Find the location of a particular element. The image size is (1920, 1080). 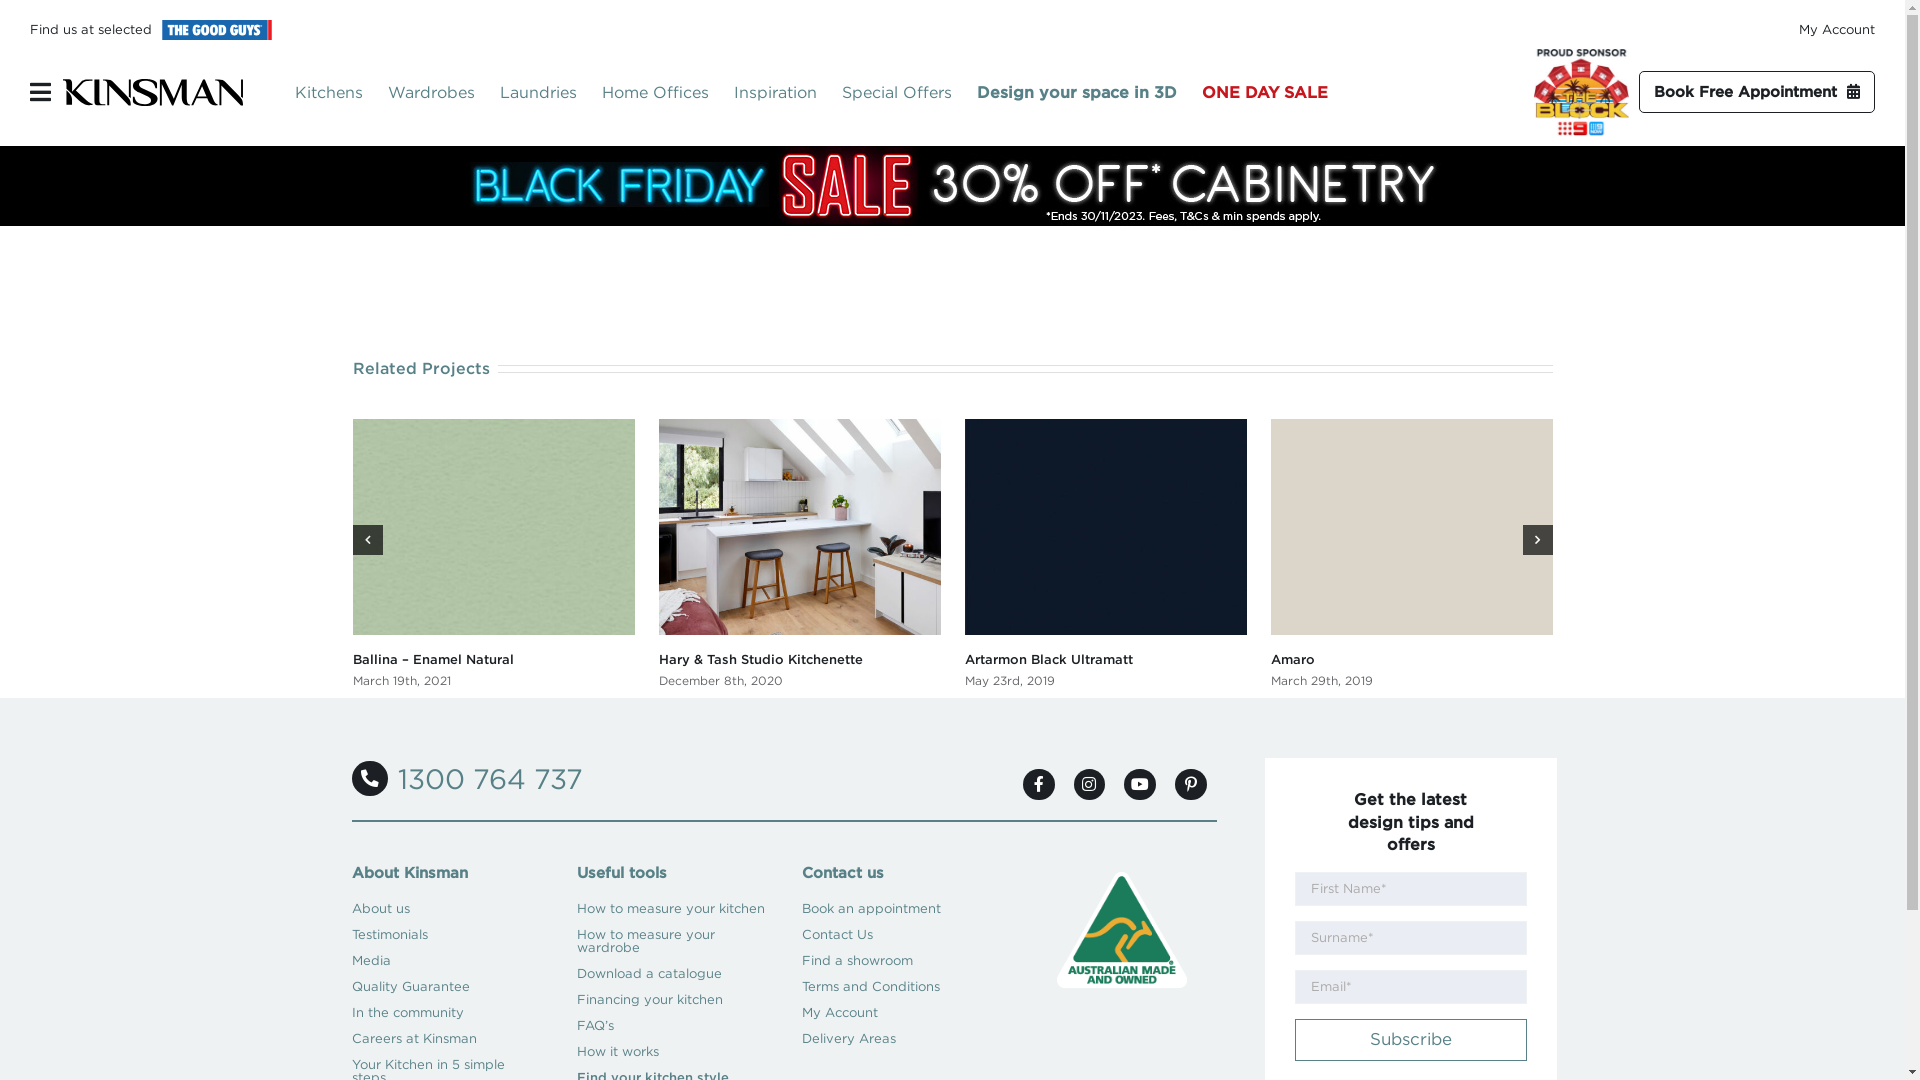

'How to measure your kitchen' is located at coordinates (671, 909).